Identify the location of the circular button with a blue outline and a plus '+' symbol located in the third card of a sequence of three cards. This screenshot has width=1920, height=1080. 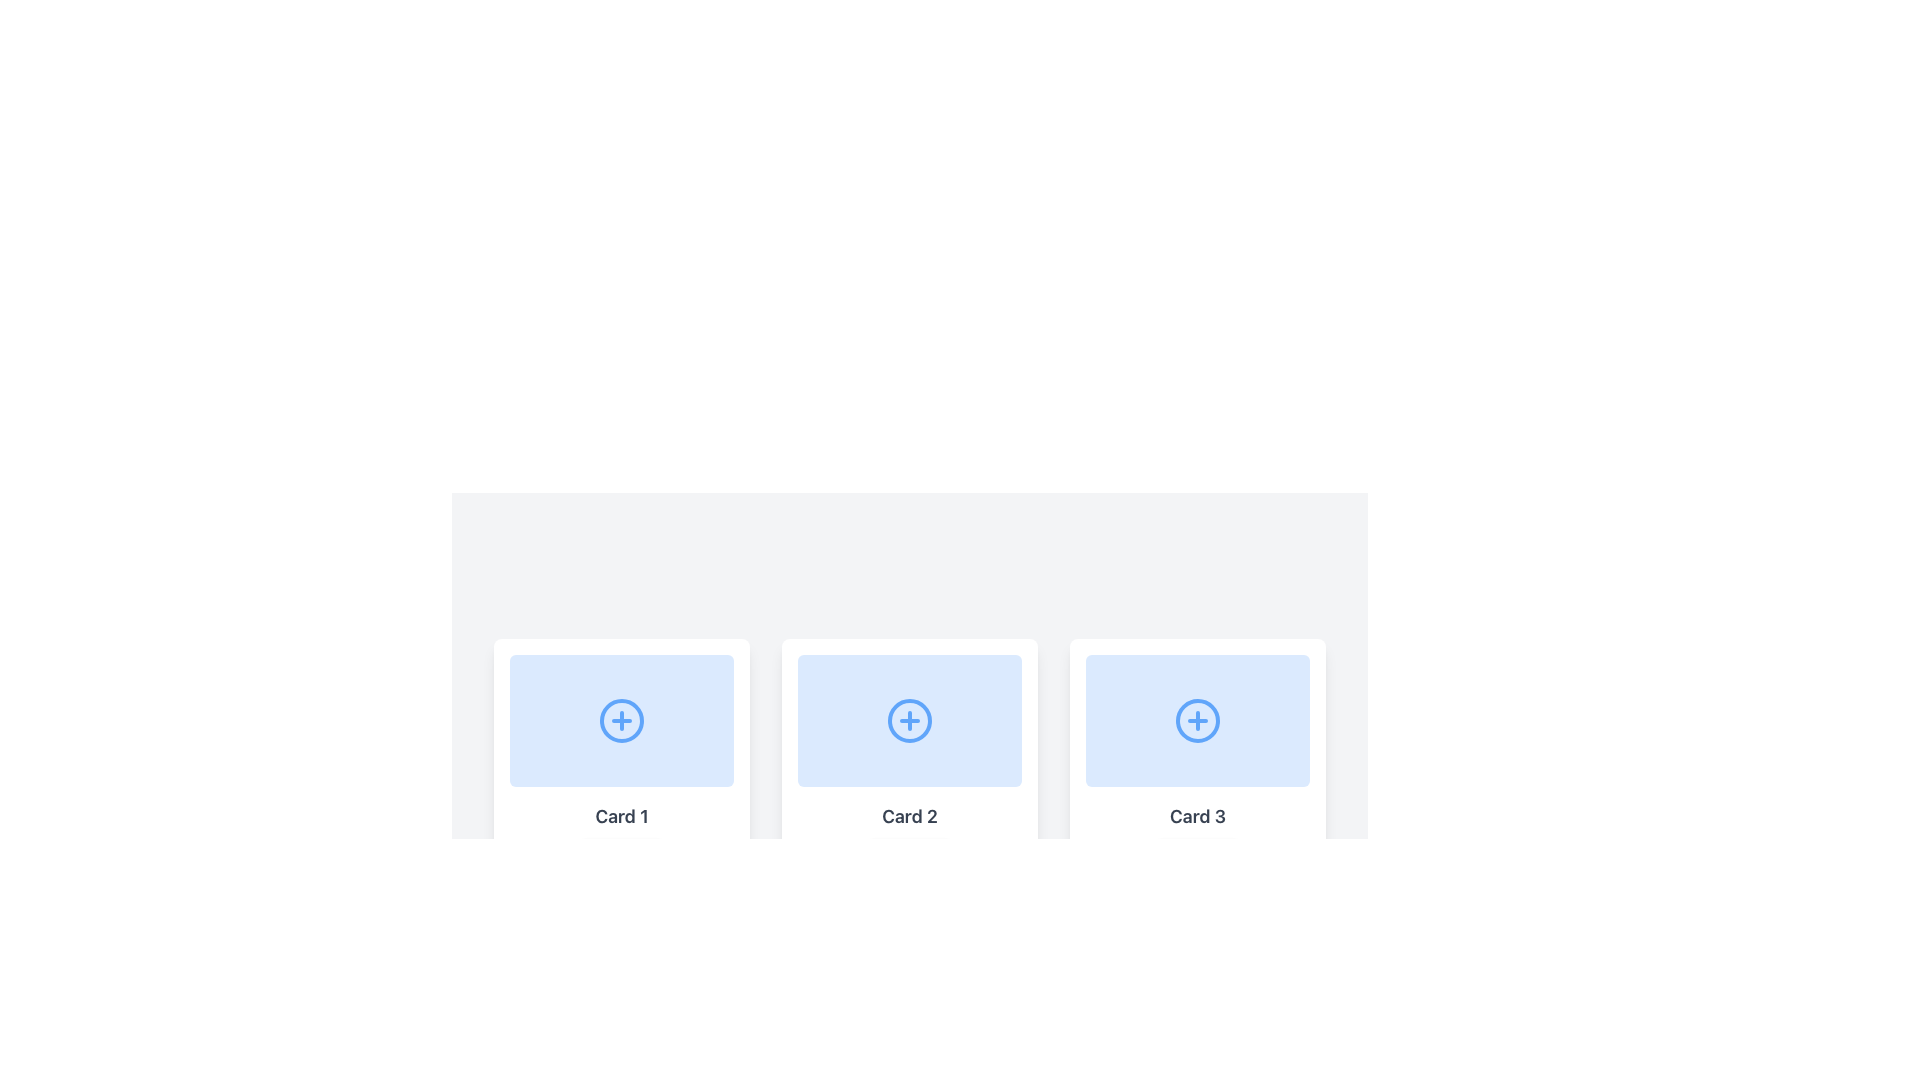
(1198, 721).